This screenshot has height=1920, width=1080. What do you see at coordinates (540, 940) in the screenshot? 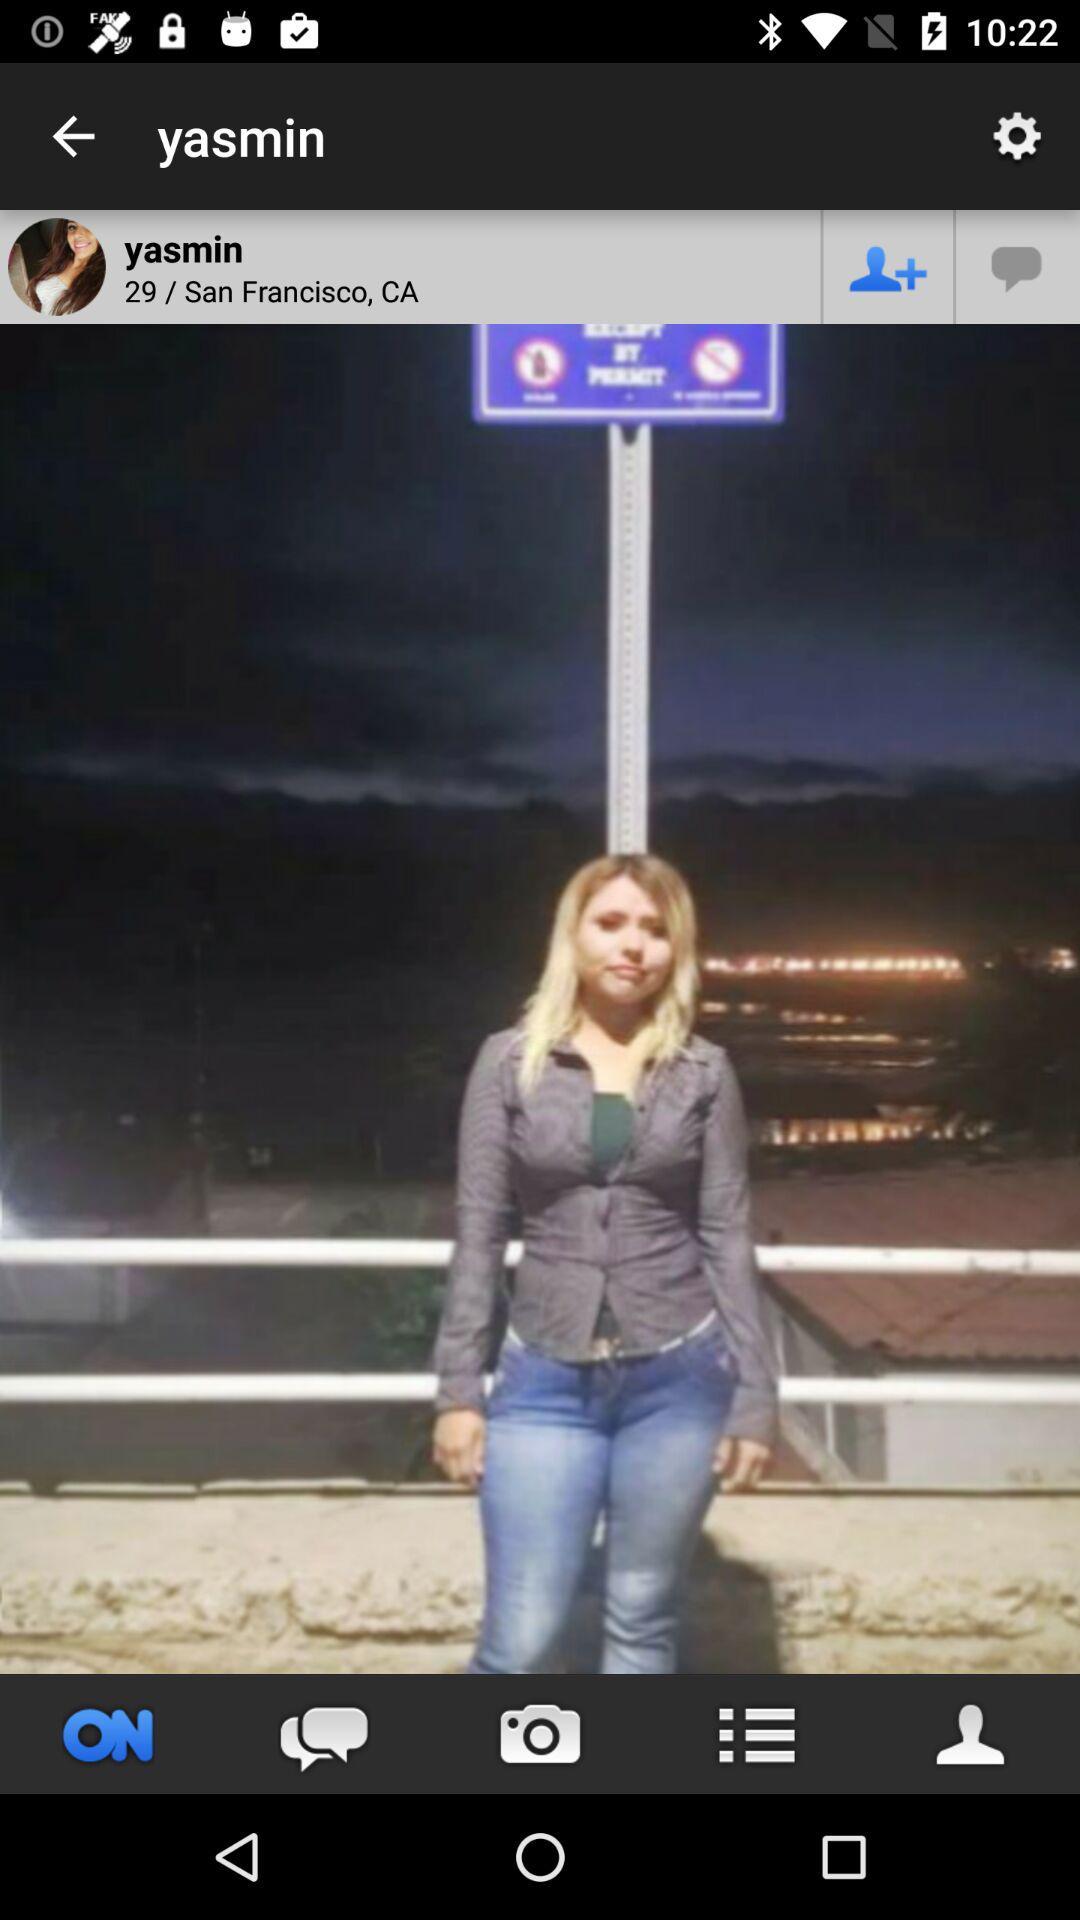
I see `item at the center` at bounding box center [540, 940].